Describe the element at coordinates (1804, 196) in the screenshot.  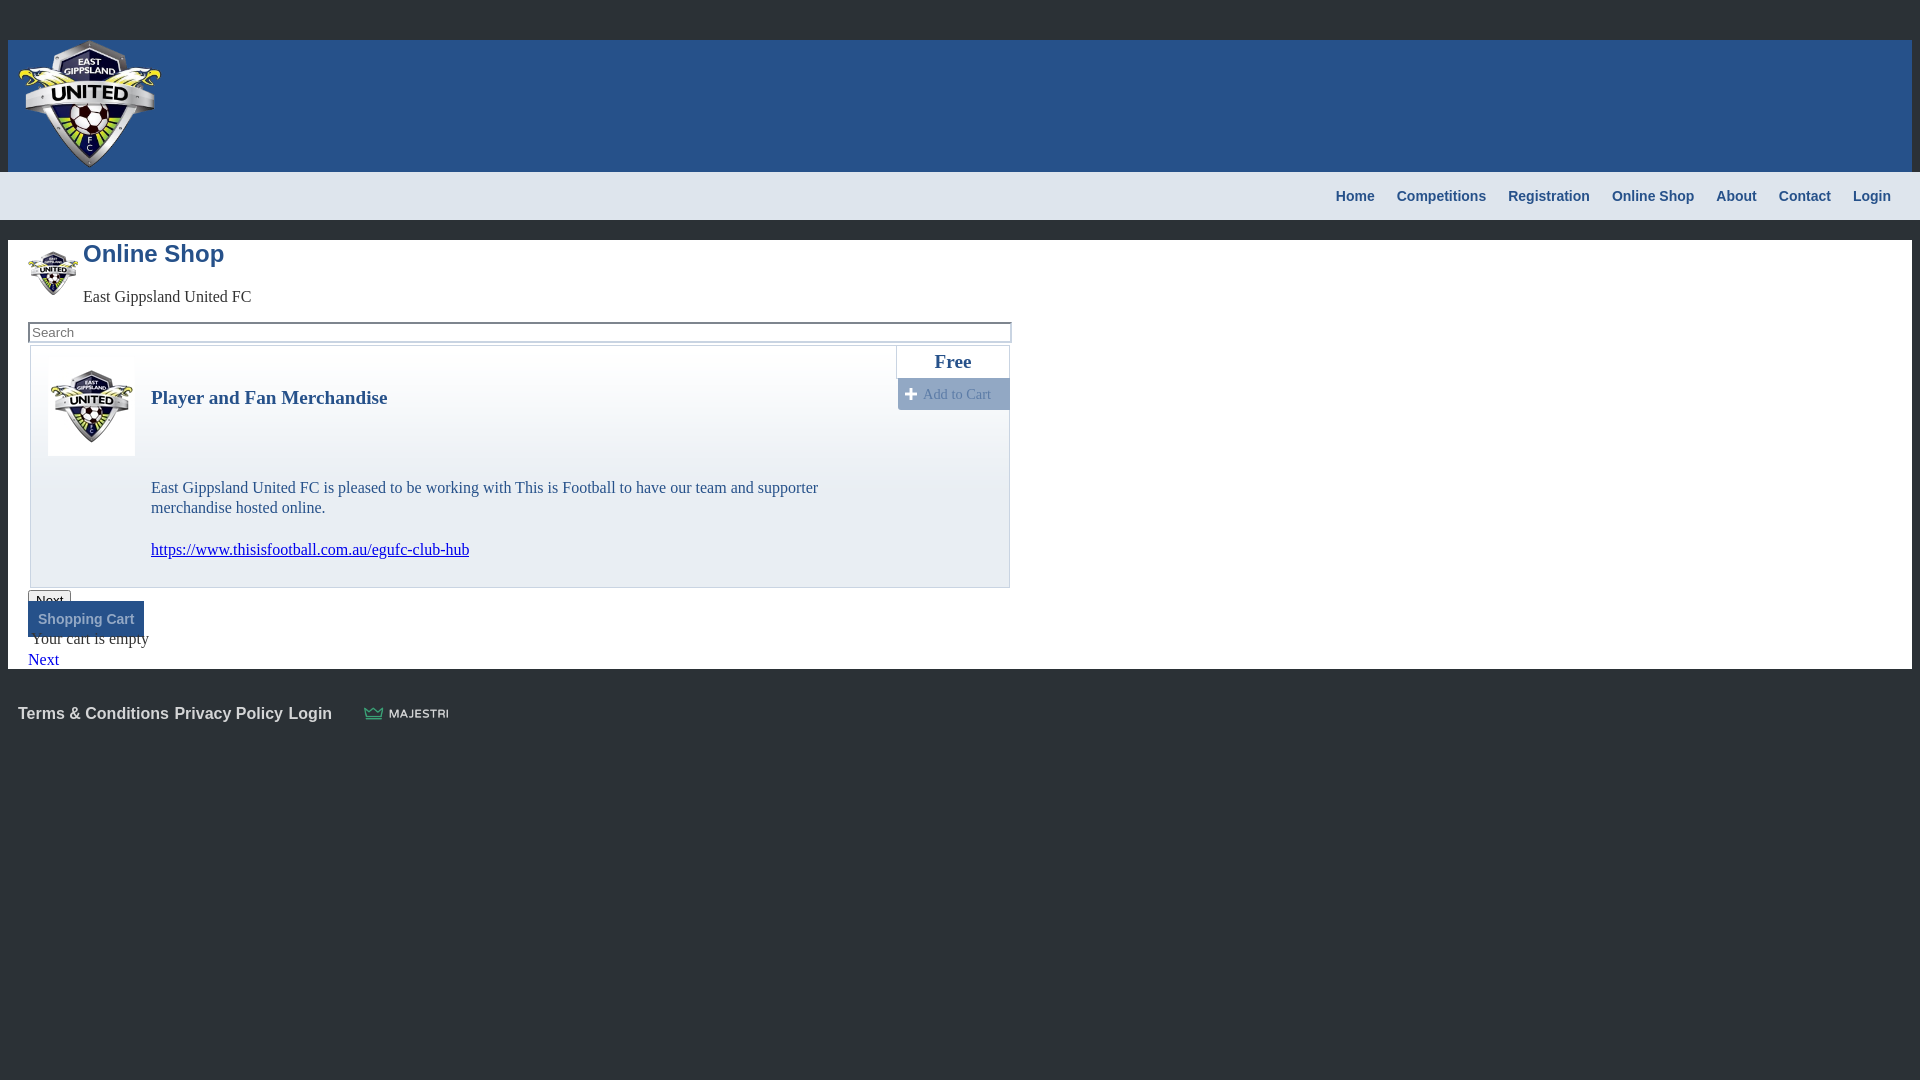
I see `'Contact'` at that location.